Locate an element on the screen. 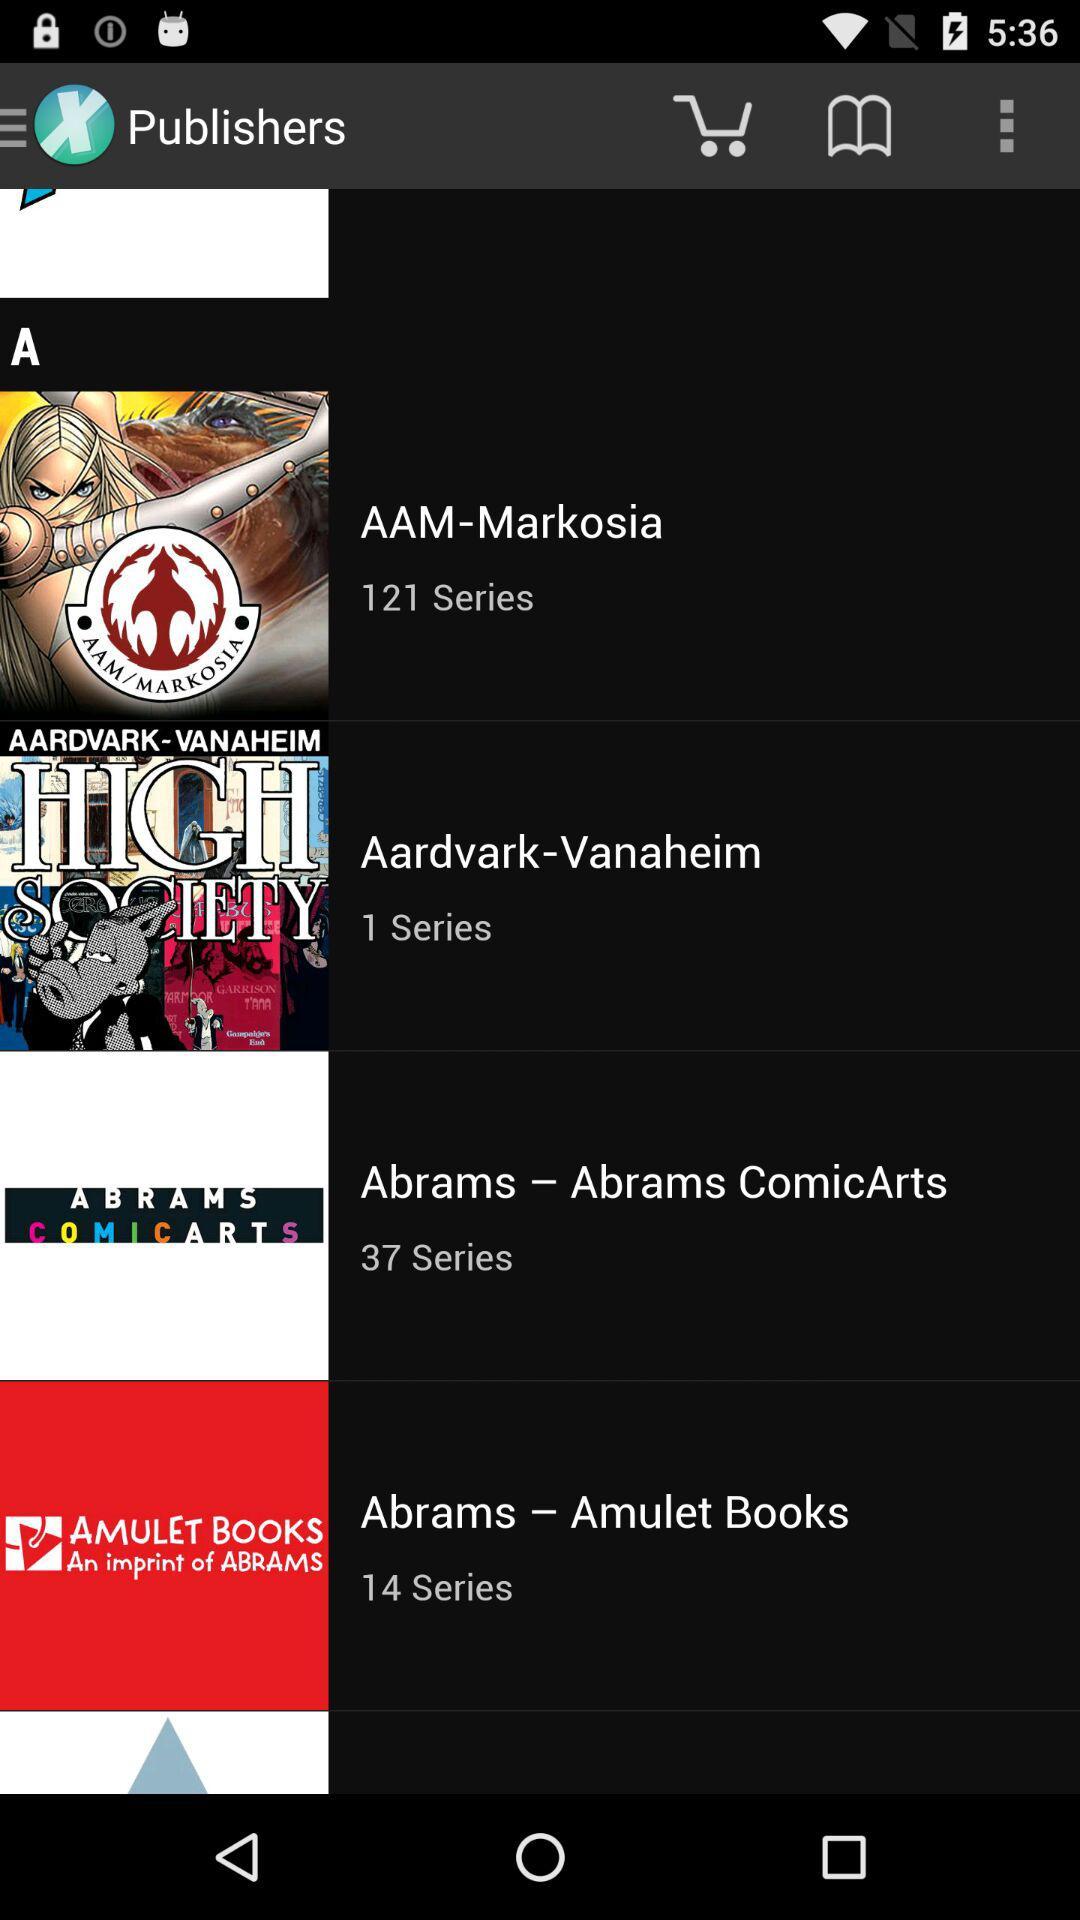  the 16 series is located at coordinates (703, 193).